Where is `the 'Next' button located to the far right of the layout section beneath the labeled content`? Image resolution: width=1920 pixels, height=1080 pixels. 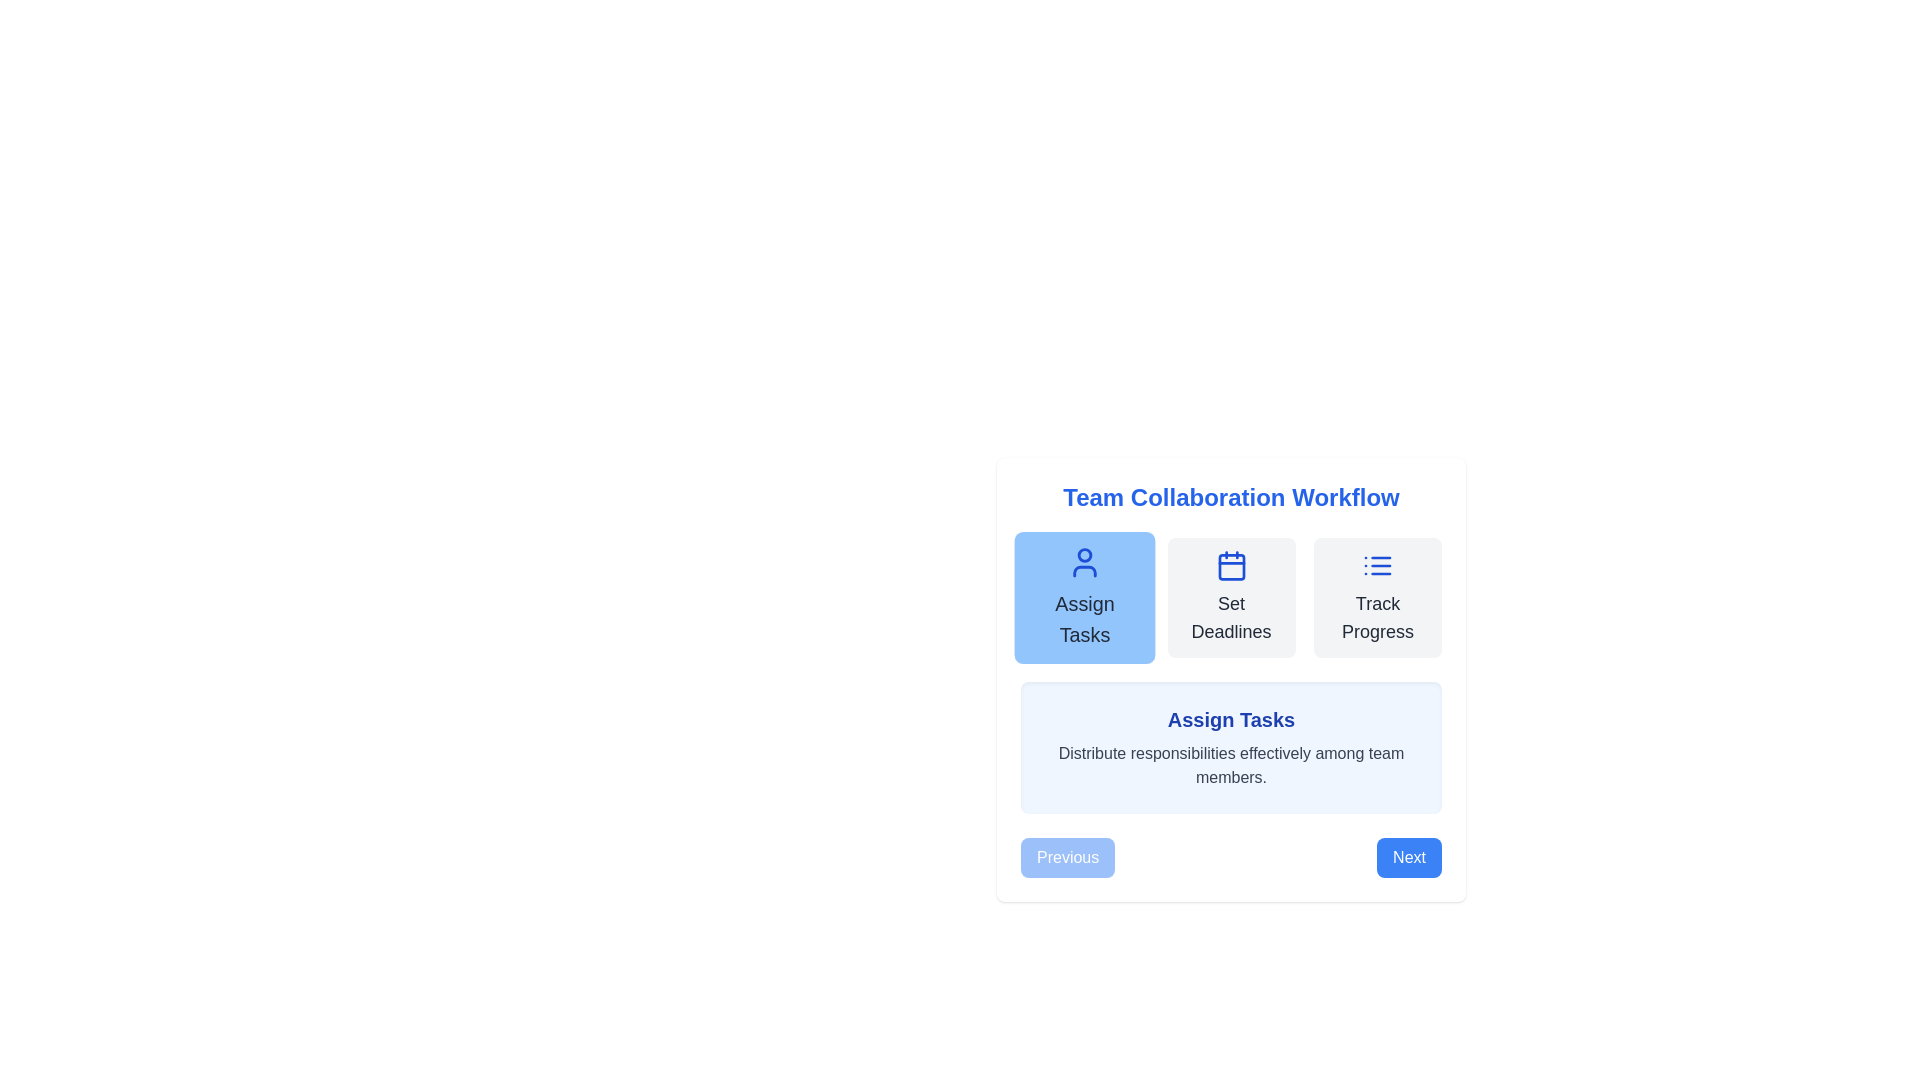
the 'Next' button located to the far right of the layout section beneath the labeled content is located at coordinates (1408, 856).